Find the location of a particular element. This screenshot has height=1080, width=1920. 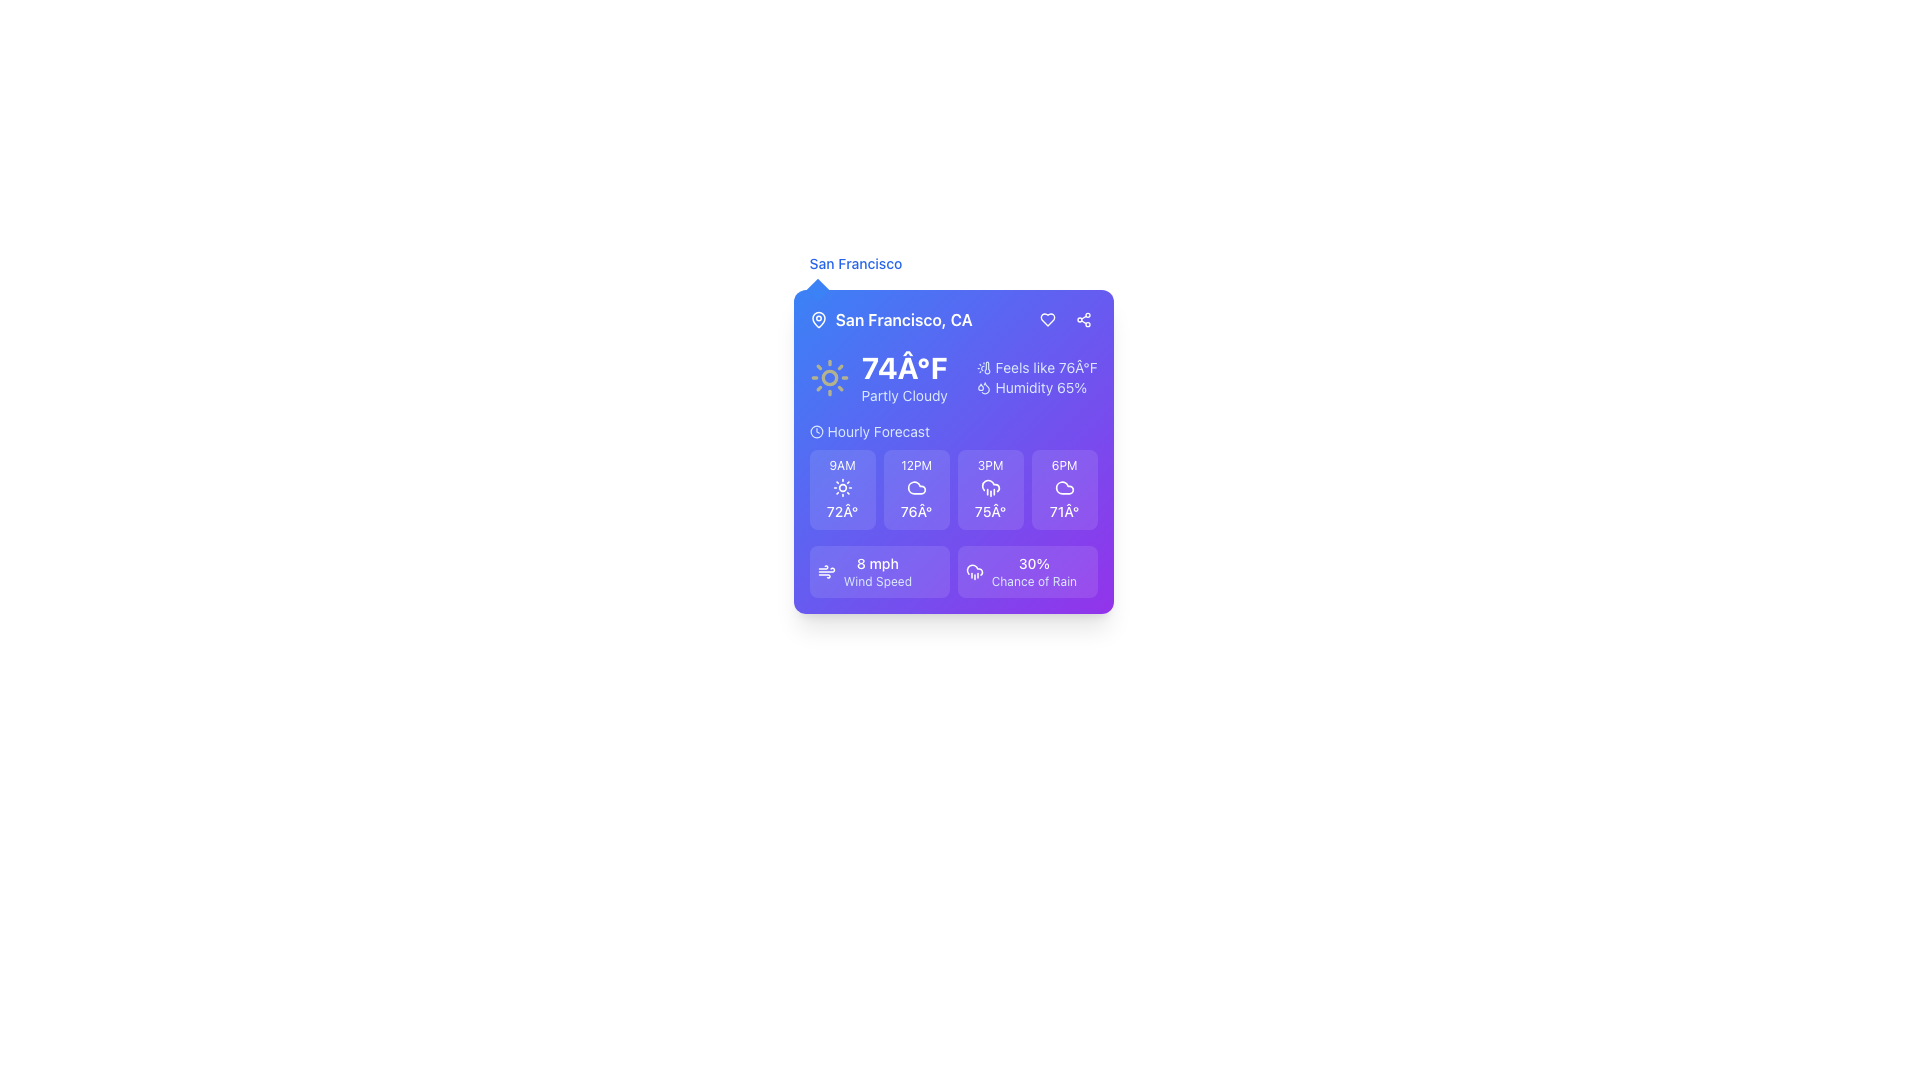

the text label displaying 'Chance of Rain' in a small, lightweight font with a blue hue, located in the bottom-right corner of the interface under the numeric value '30% is located at coordinates (1034, 582).